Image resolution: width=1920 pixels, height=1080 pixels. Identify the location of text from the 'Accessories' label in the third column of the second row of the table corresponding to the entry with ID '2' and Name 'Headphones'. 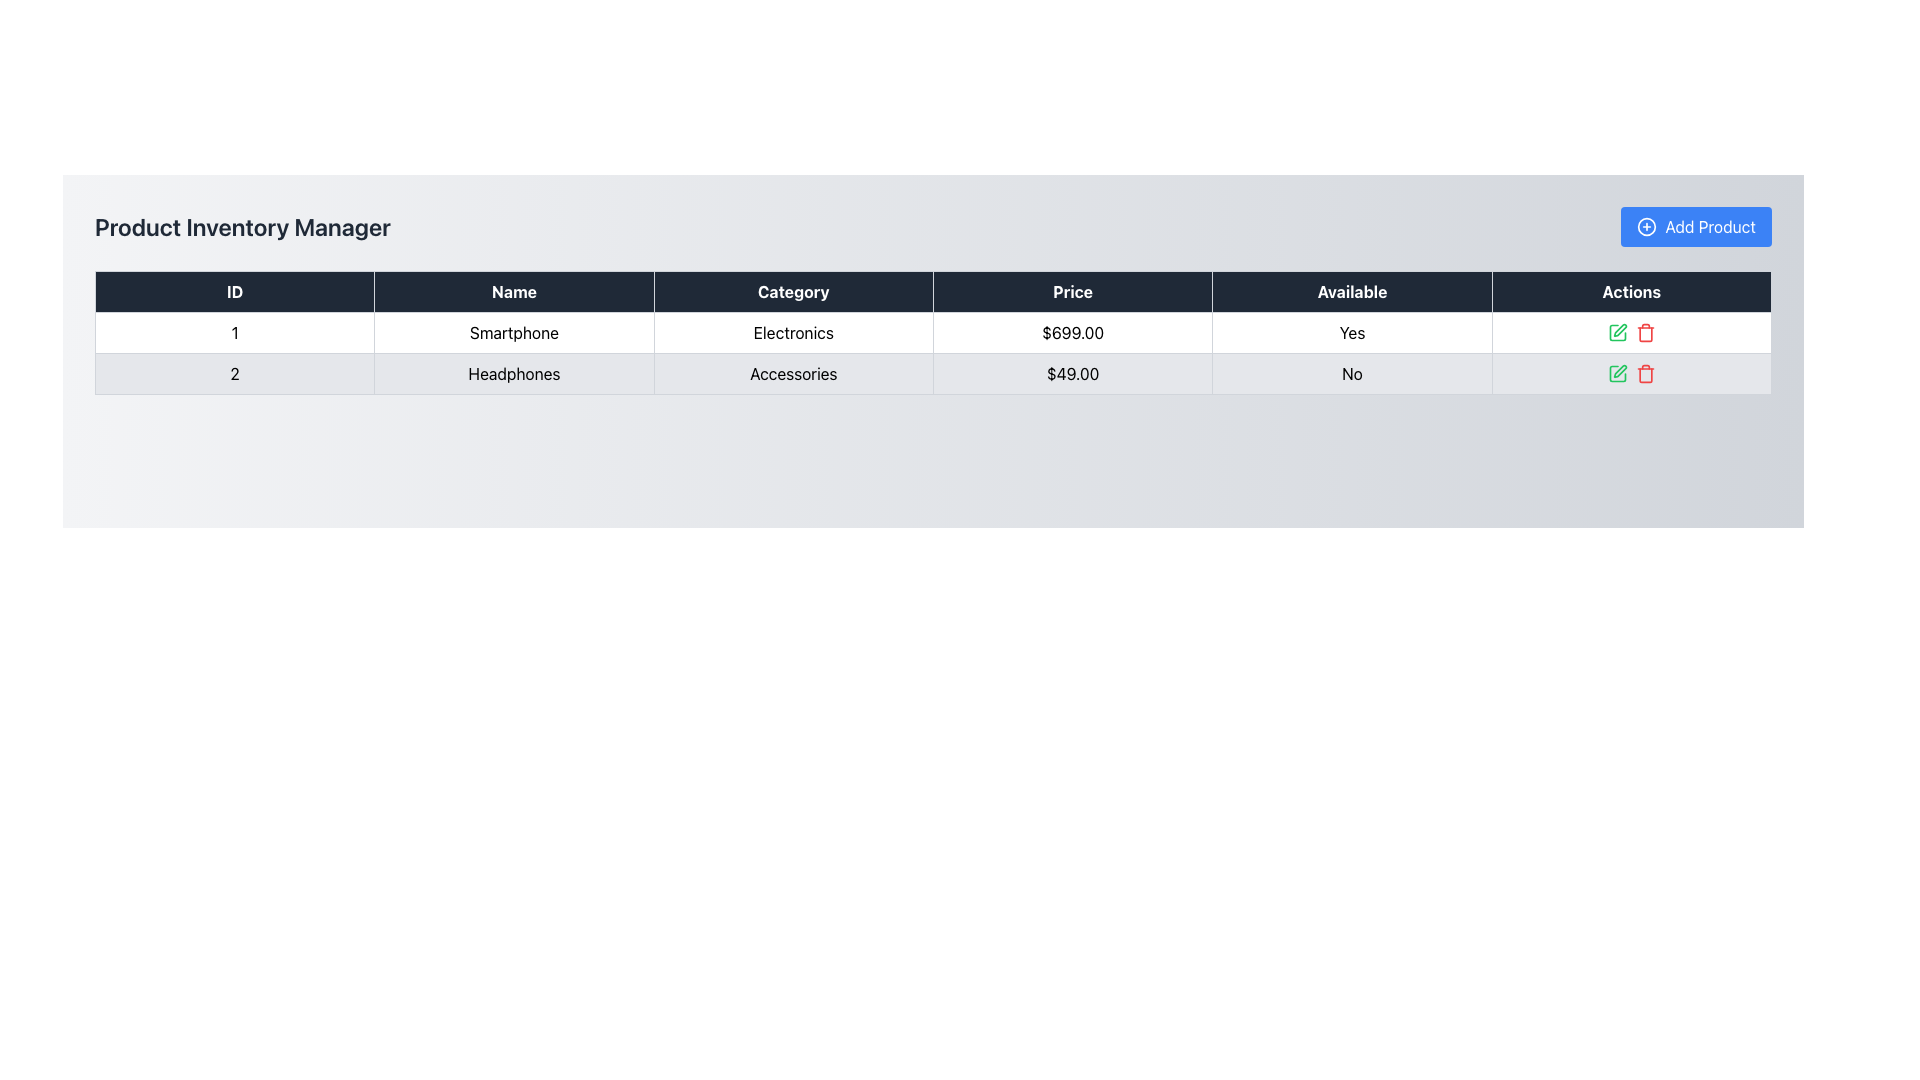
(792, 374).